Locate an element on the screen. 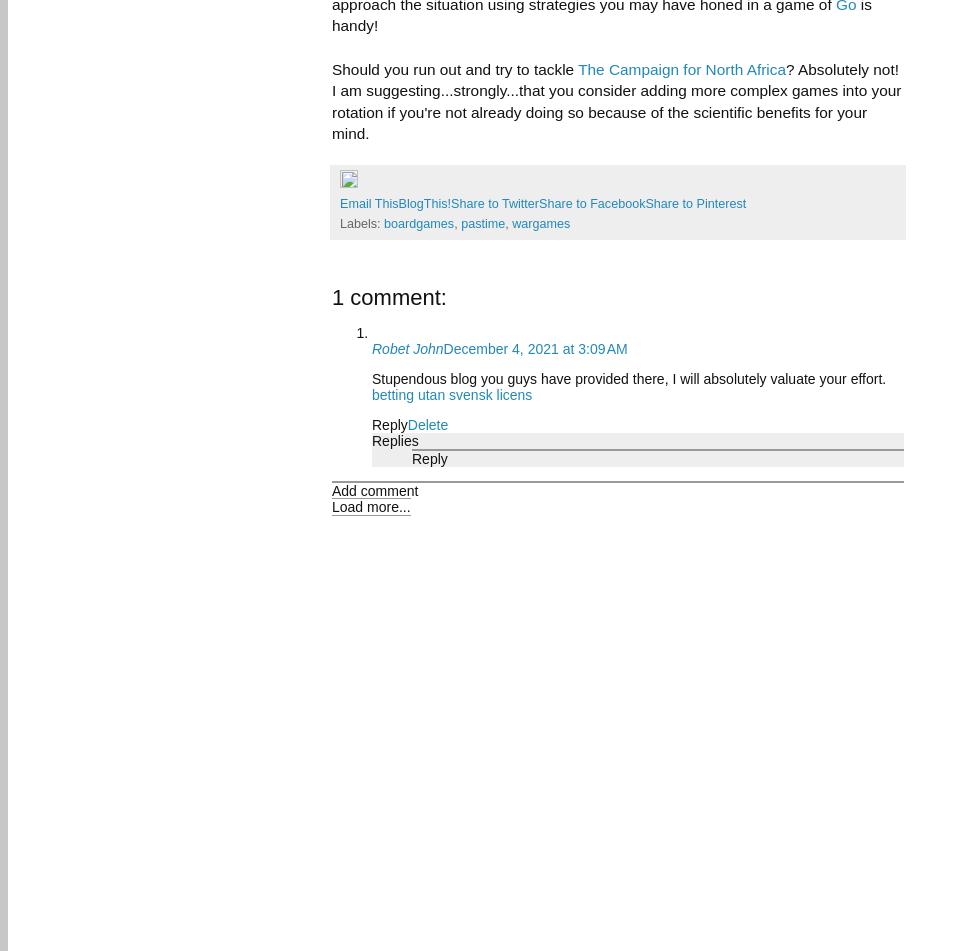 This screenshot has width=958, height=951. 'Share to Facebook' is located at coordinates (592, 203).